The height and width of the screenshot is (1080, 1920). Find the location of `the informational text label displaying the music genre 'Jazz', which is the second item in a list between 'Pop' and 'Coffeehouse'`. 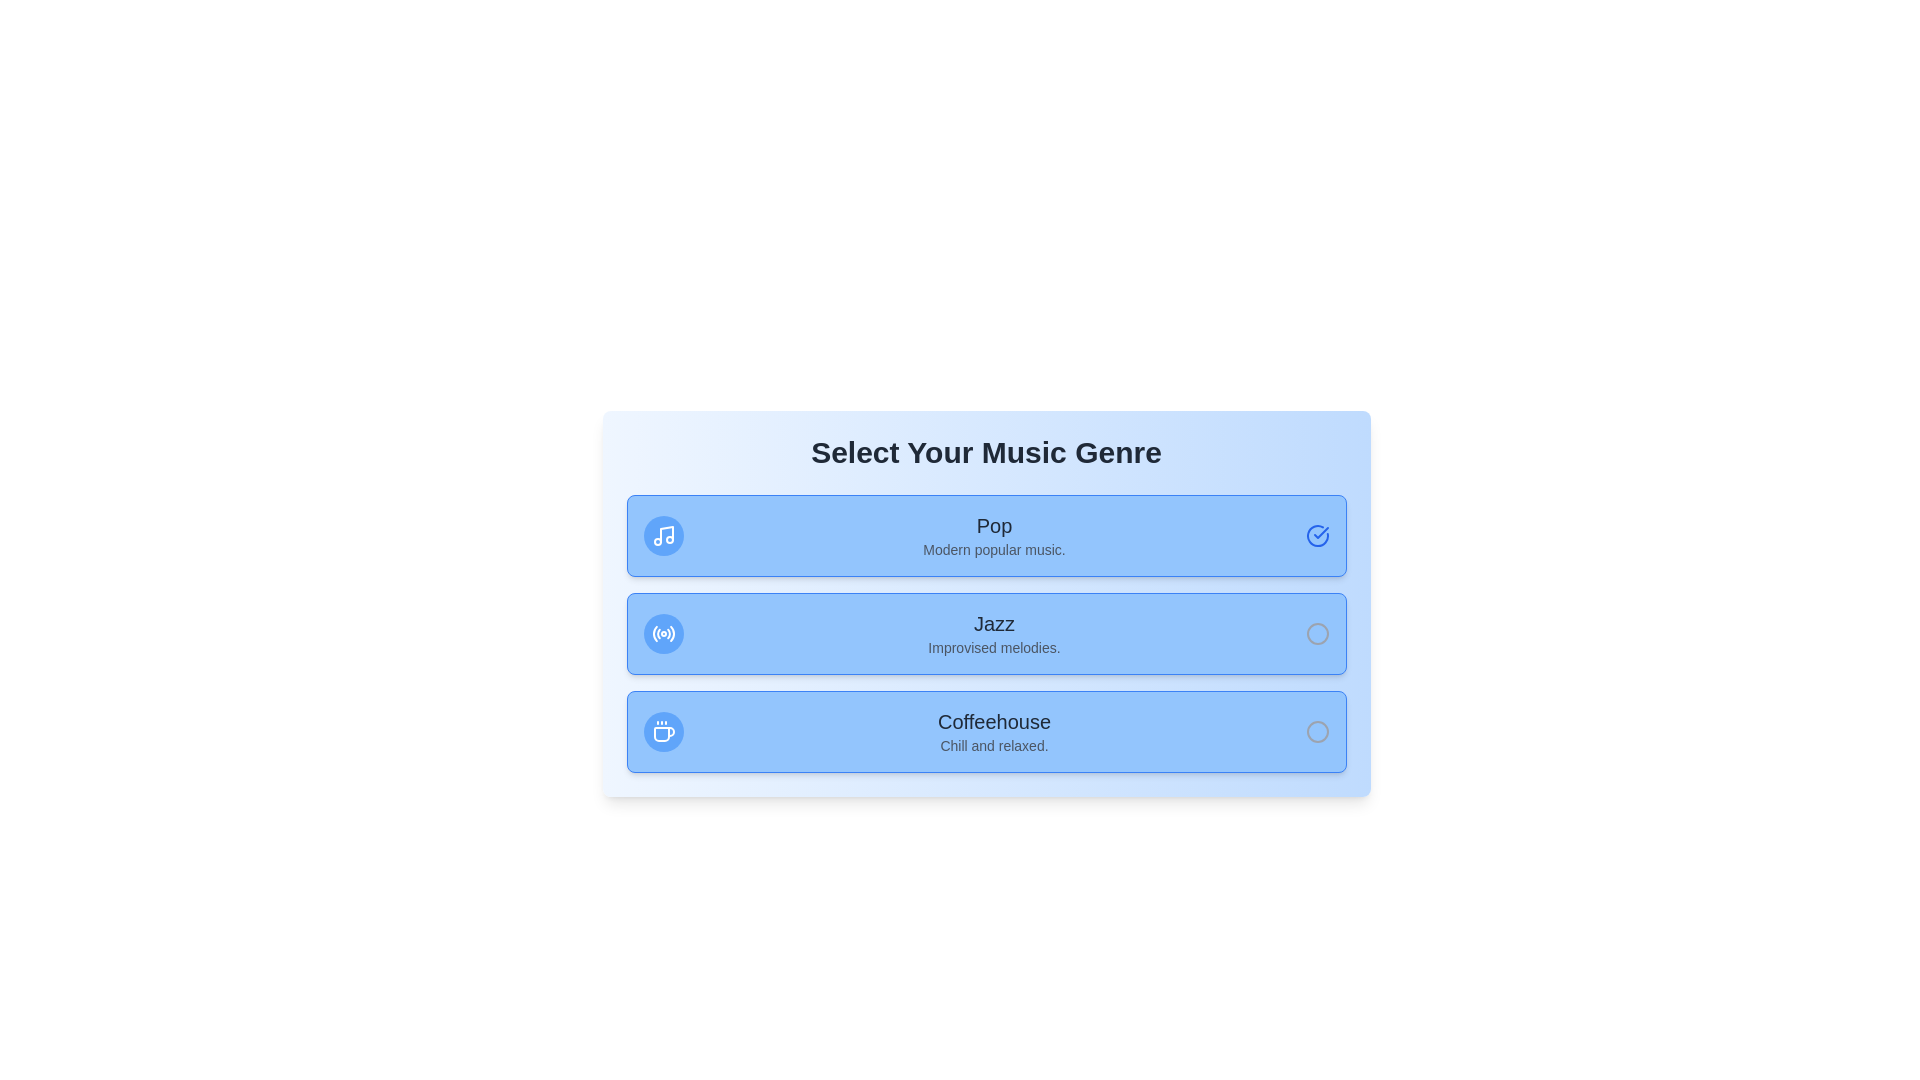

the informational text label displaying the music genre 'Jazz', which is the second item in a list between 'Pop' and 'Coffeehouse' is located at coordinates (994, 633).